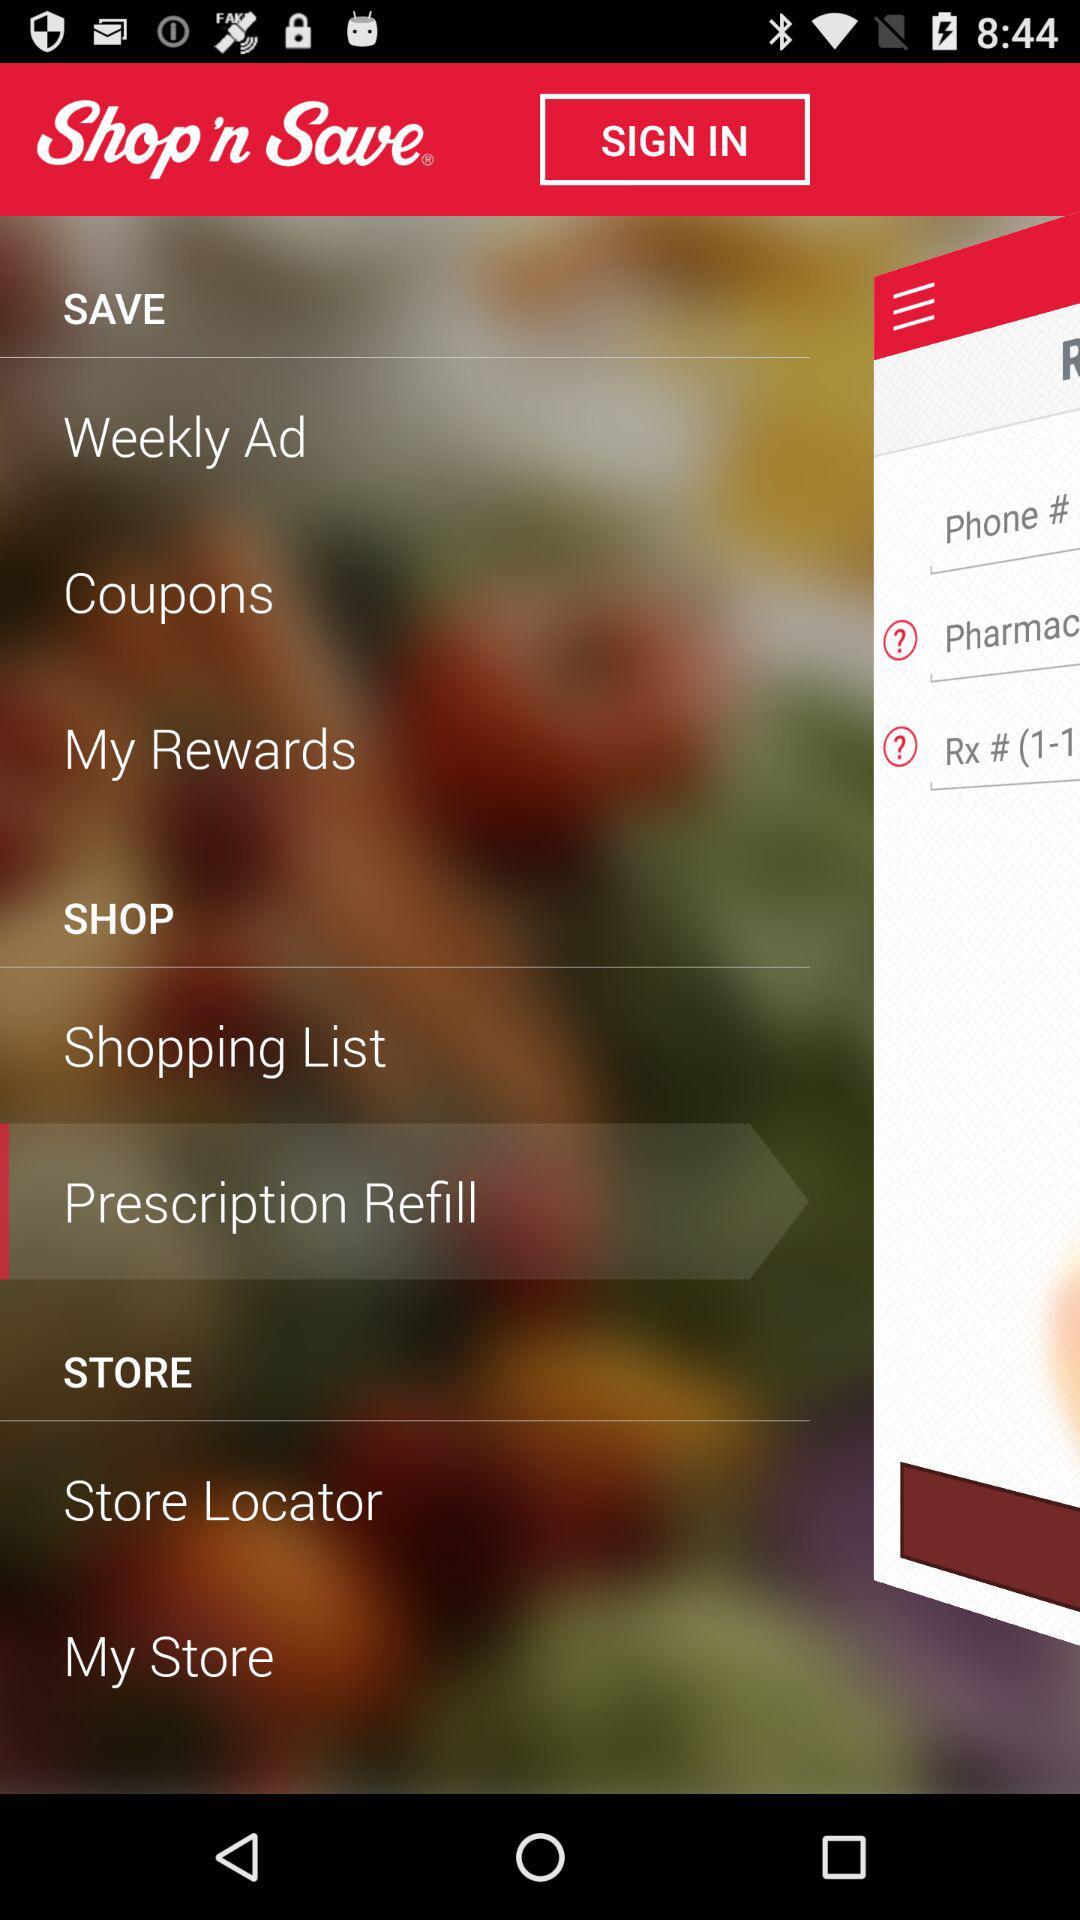  What do you see at coordinates (1012, 737) in the screenshot?
I see `prescription number` at bounding box center [1012, 737].